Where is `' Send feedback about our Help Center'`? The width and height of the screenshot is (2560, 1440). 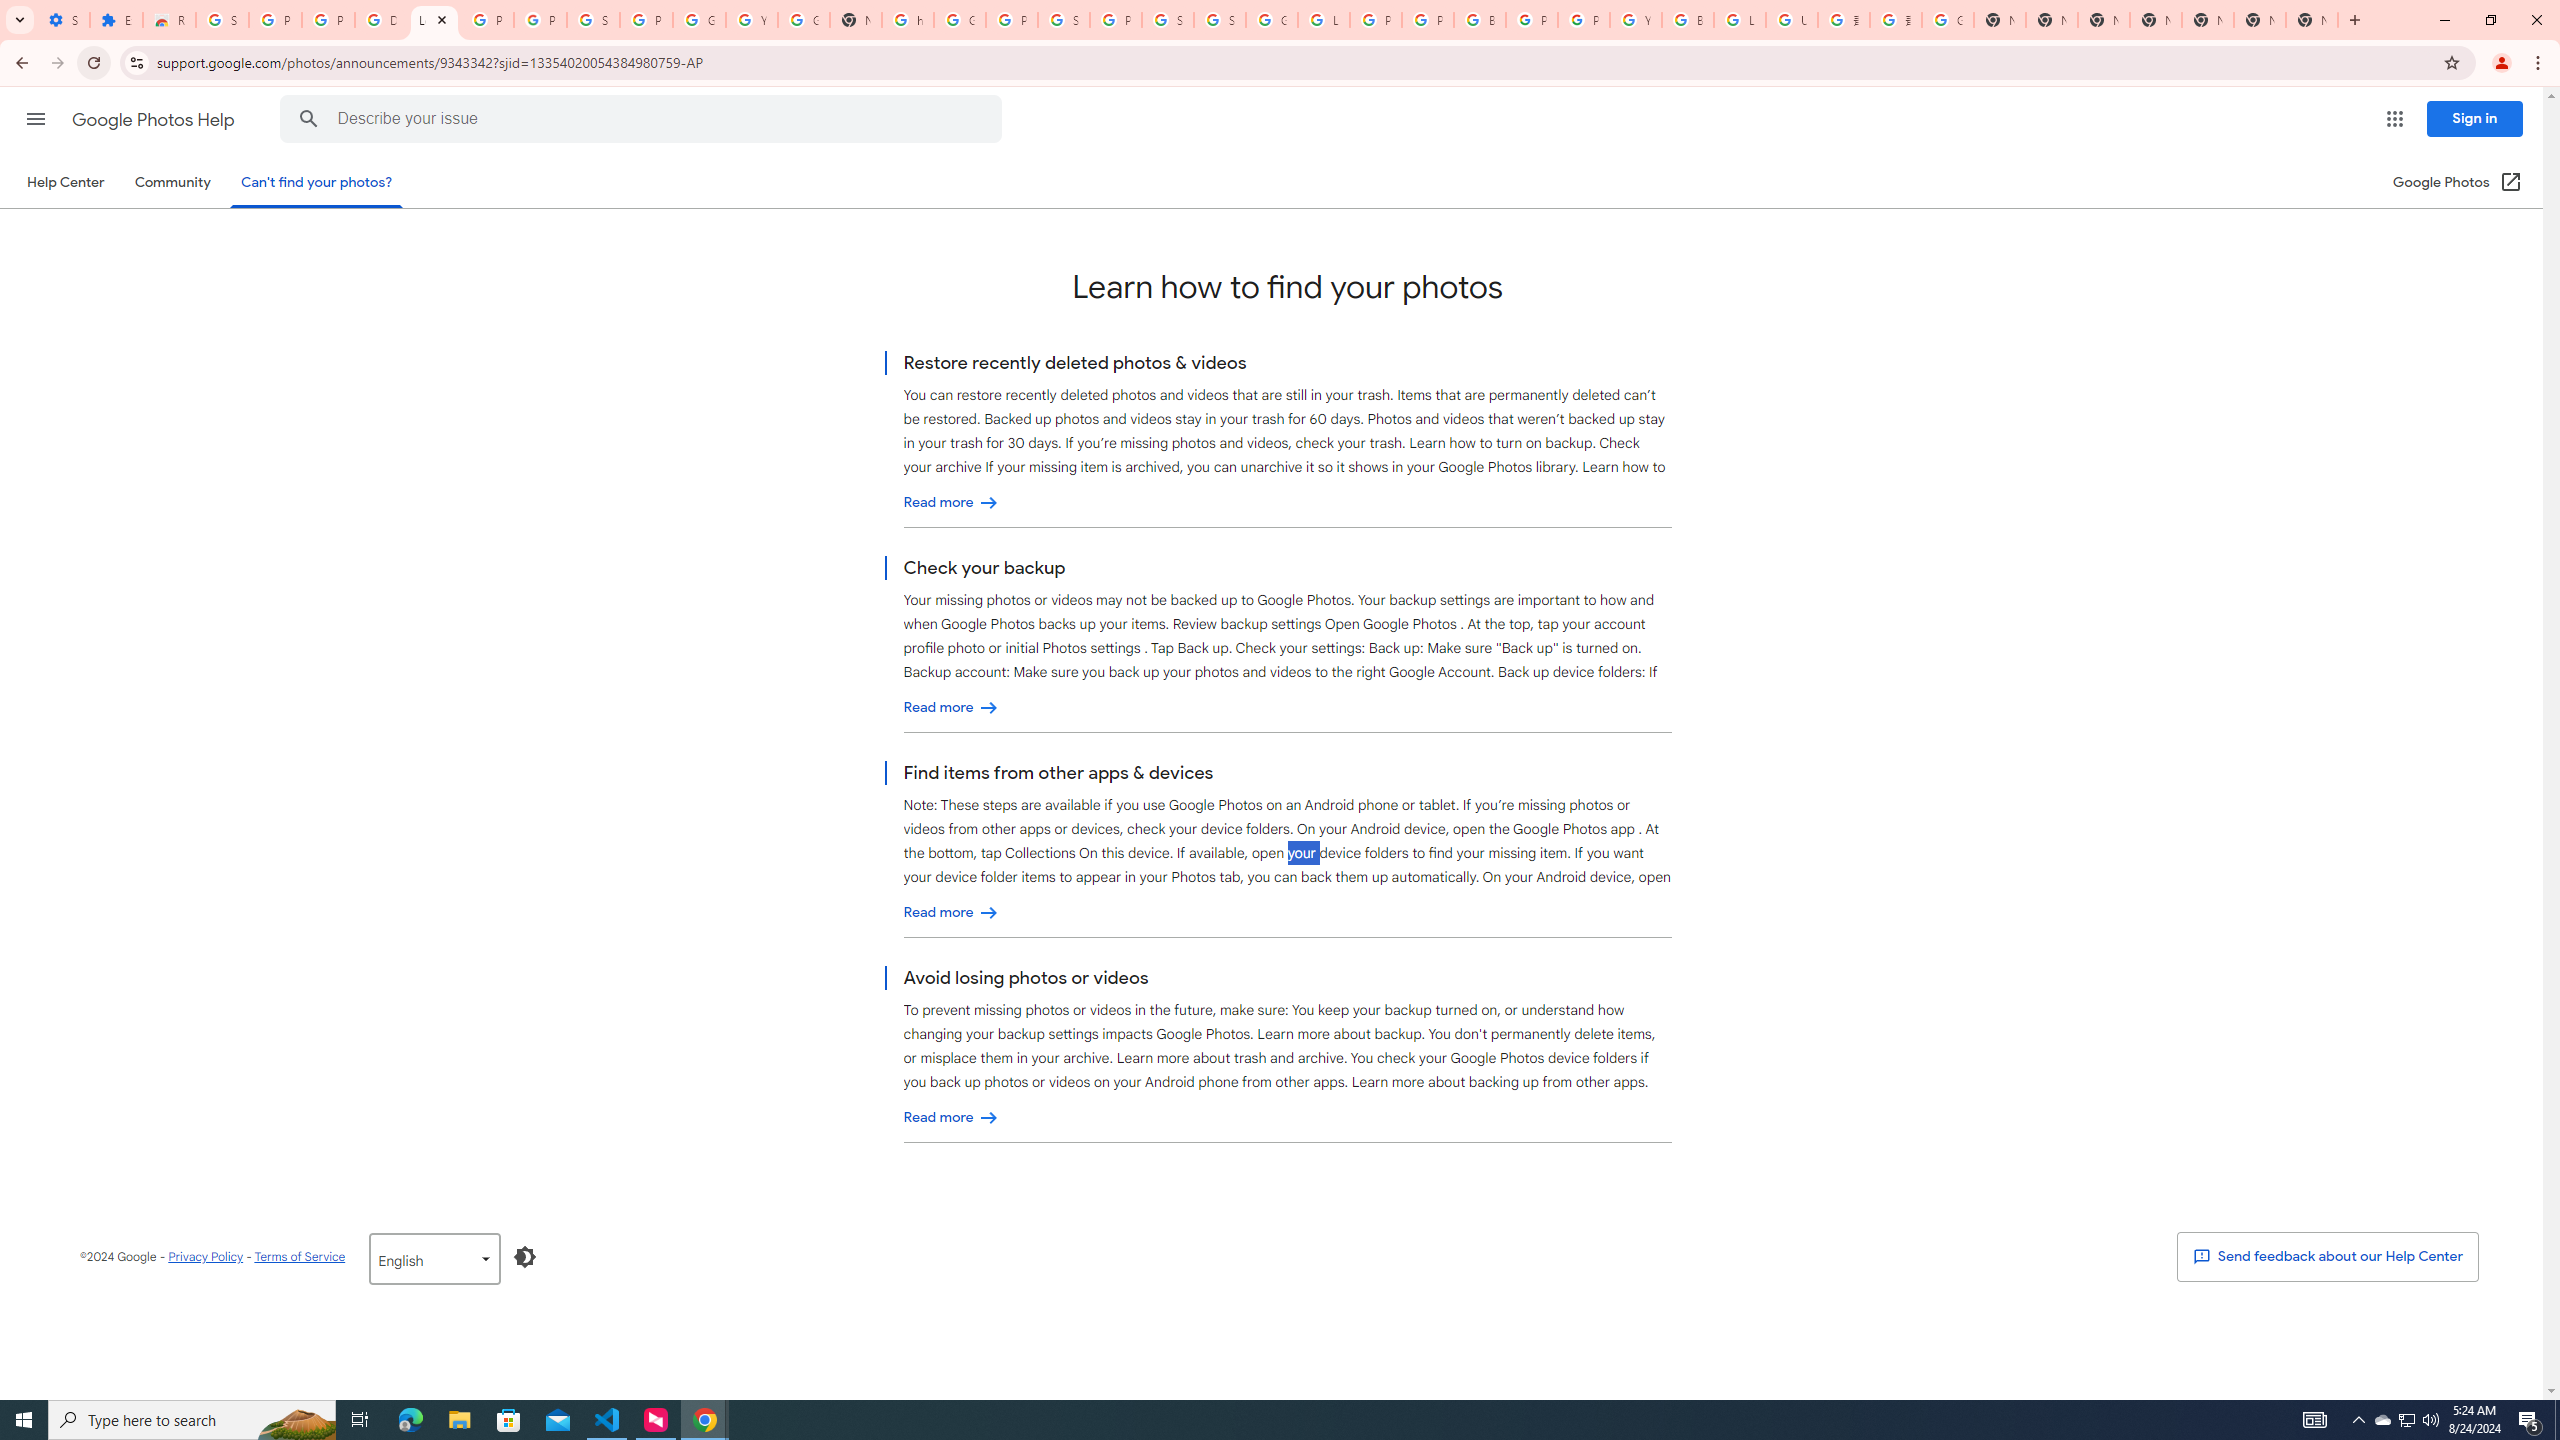
' Send feedback about our Help Center' is located at coordinates (2327, 1256).